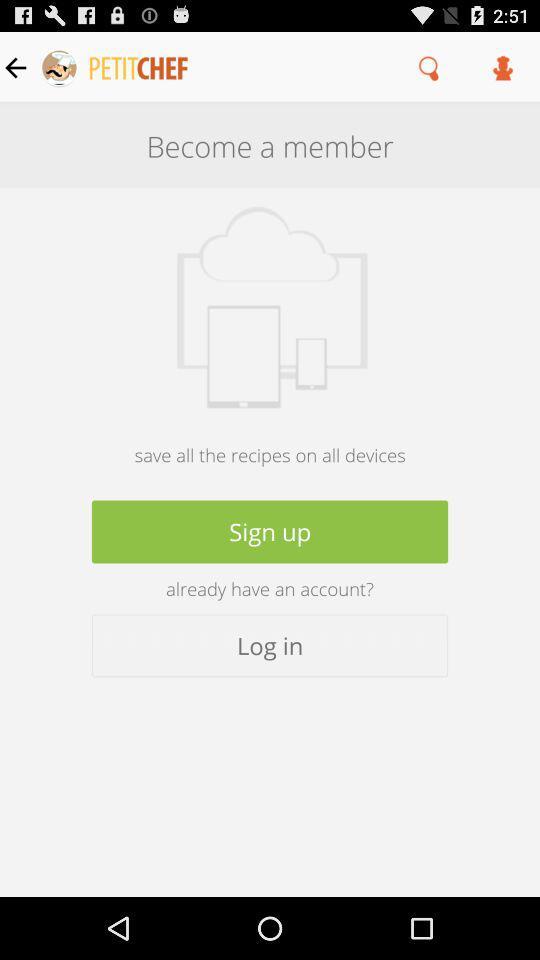  I want to click on item above become a member item, so click(502, 67).